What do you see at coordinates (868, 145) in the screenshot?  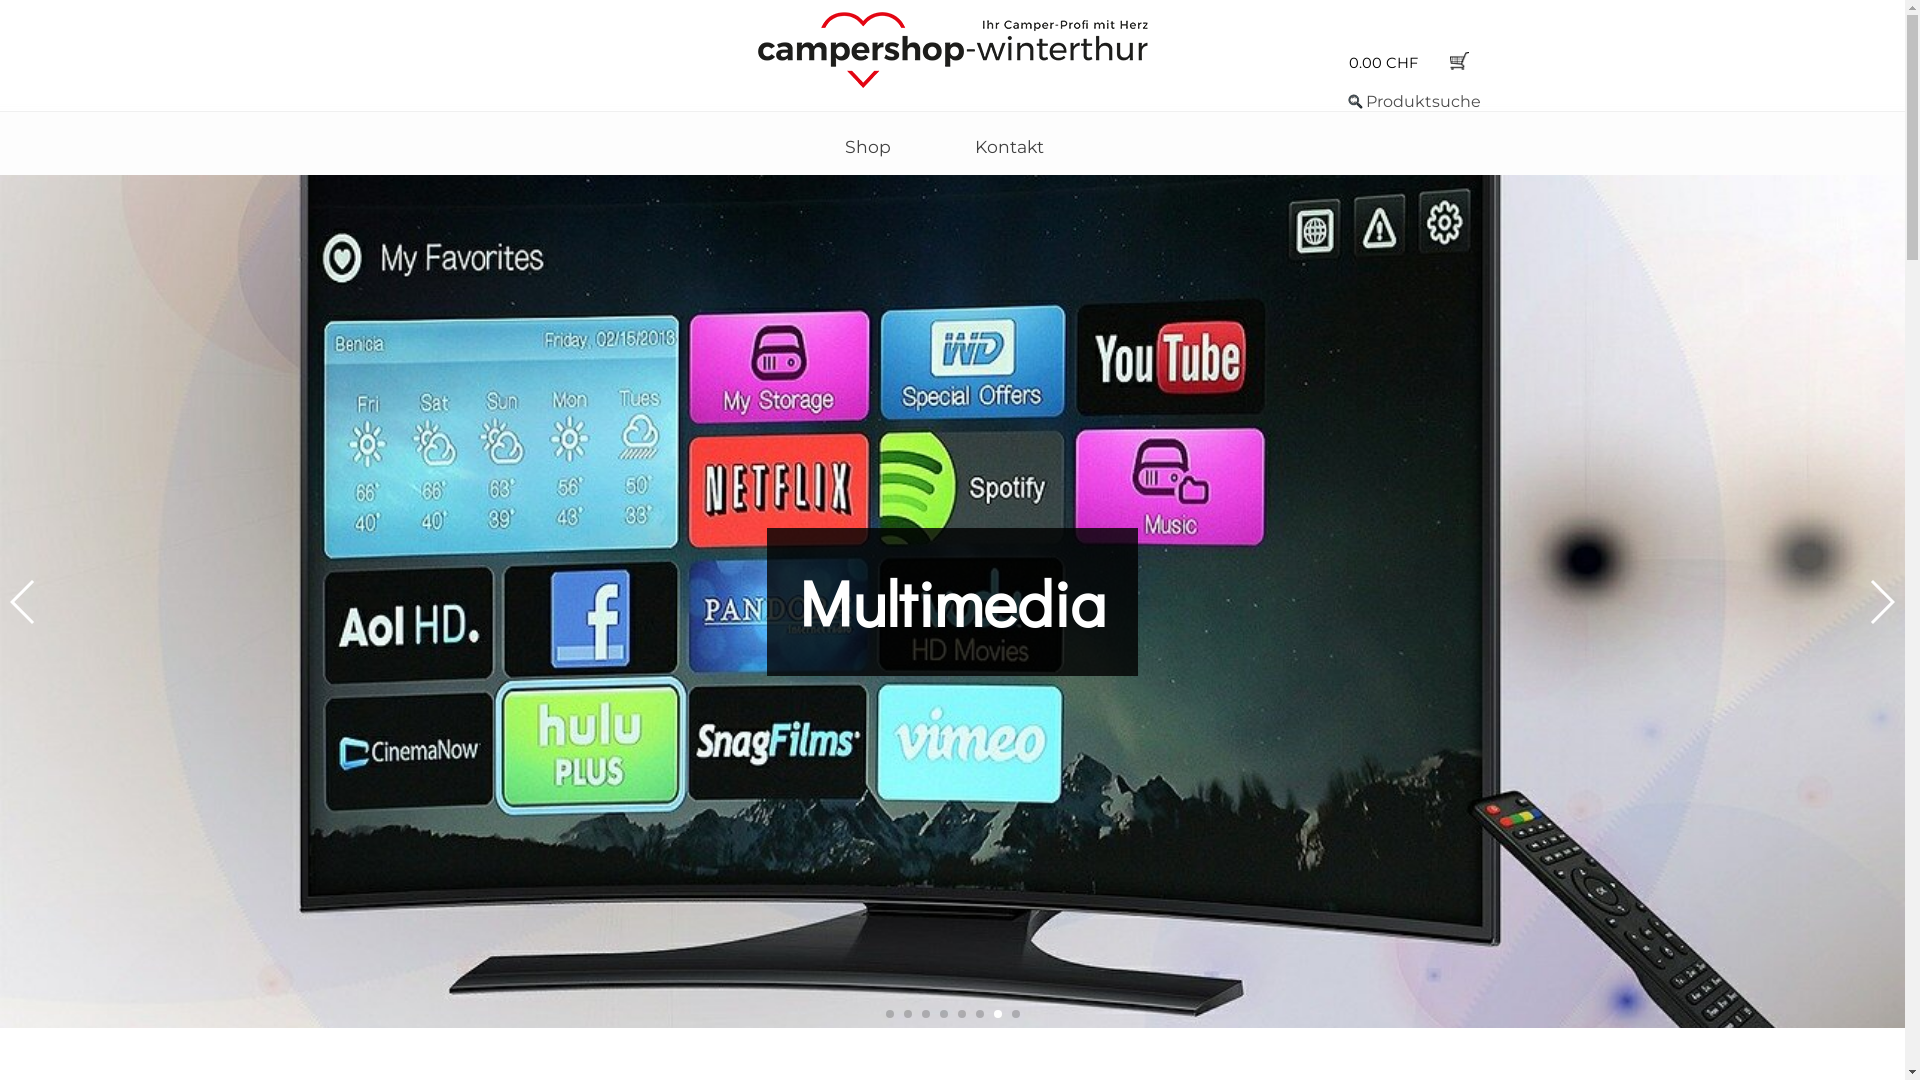 I see `'Shop'` at bounding box center [868, 145].